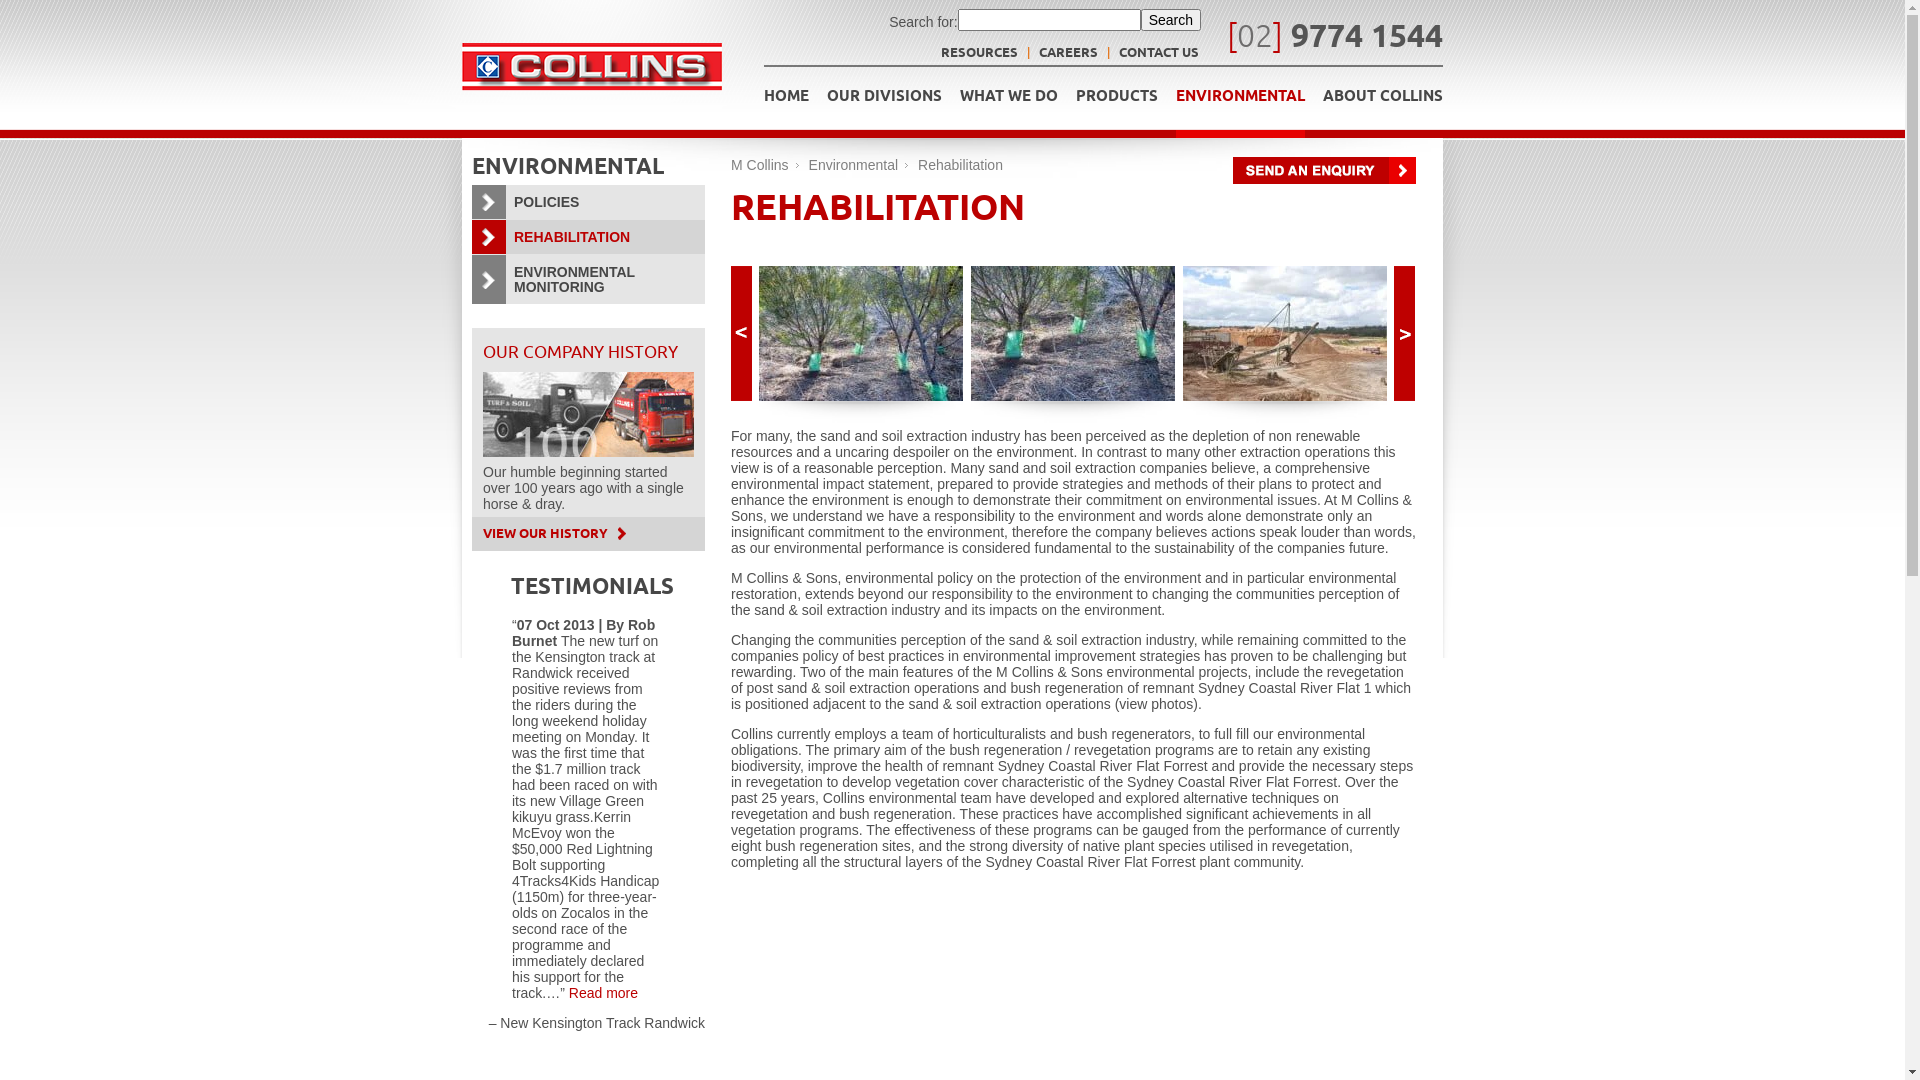  Describe the element at coordinates (1116, 101) in the screenshot. I see `'PRODUCTS'` at that location.